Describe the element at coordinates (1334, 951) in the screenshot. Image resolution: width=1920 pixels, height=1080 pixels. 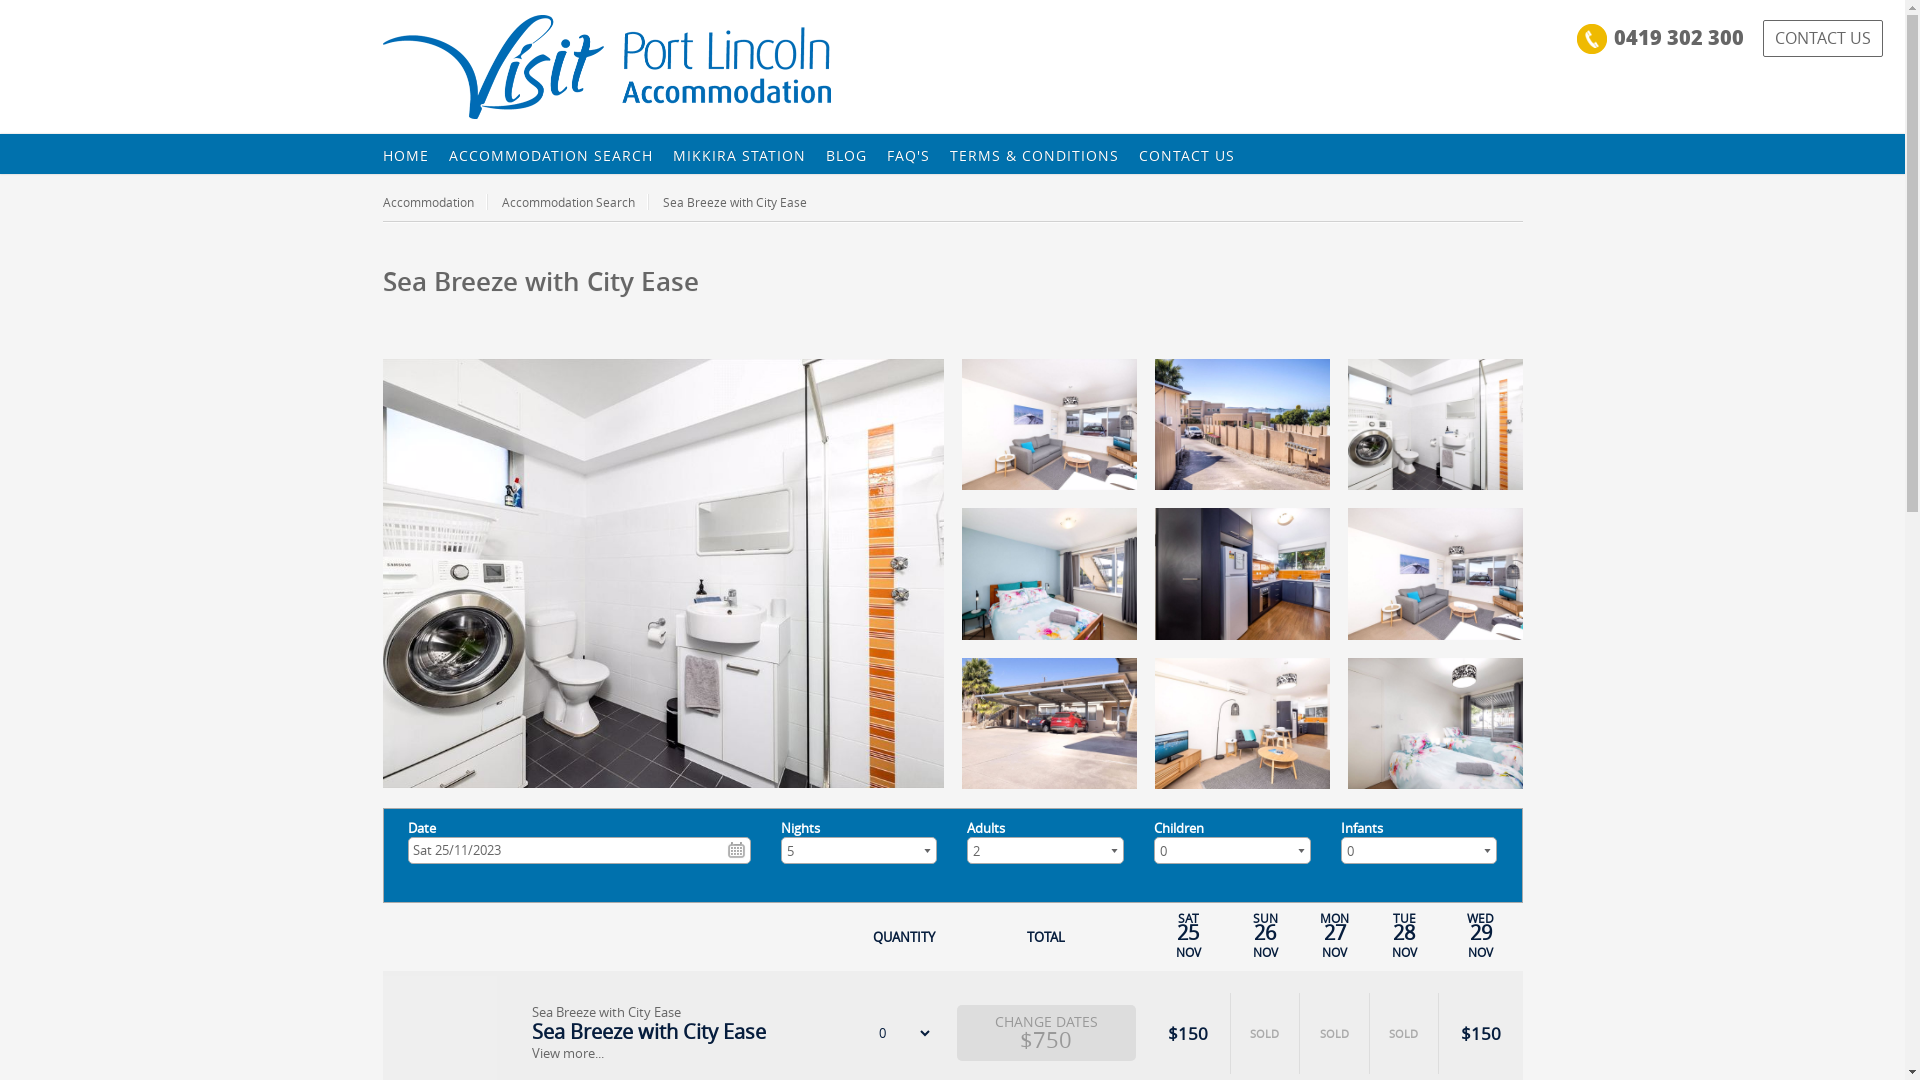
I see `'NOV'` at that location.